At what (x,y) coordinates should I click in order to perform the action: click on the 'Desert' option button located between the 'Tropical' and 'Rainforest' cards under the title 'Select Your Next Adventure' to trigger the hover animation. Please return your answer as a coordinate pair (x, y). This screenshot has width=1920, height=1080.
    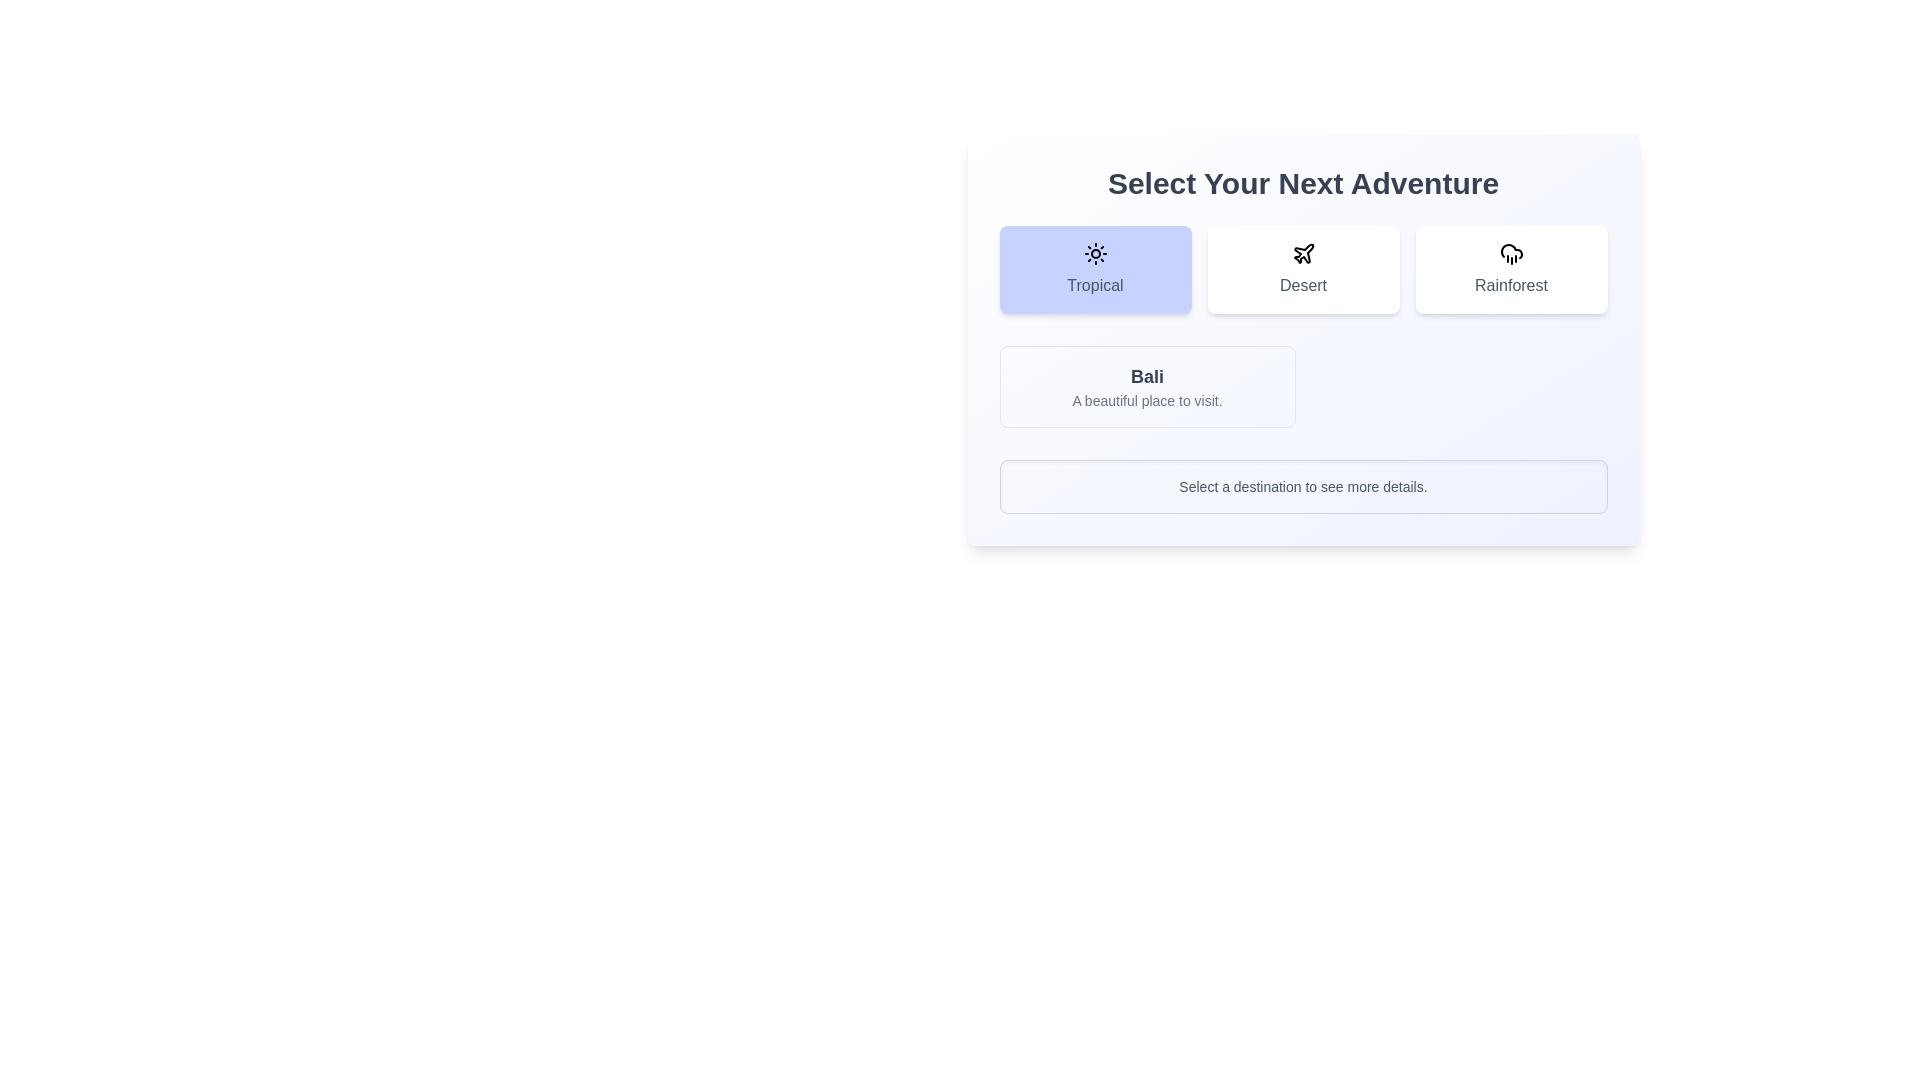
    Looking at the image, I should click on (1303, 270).